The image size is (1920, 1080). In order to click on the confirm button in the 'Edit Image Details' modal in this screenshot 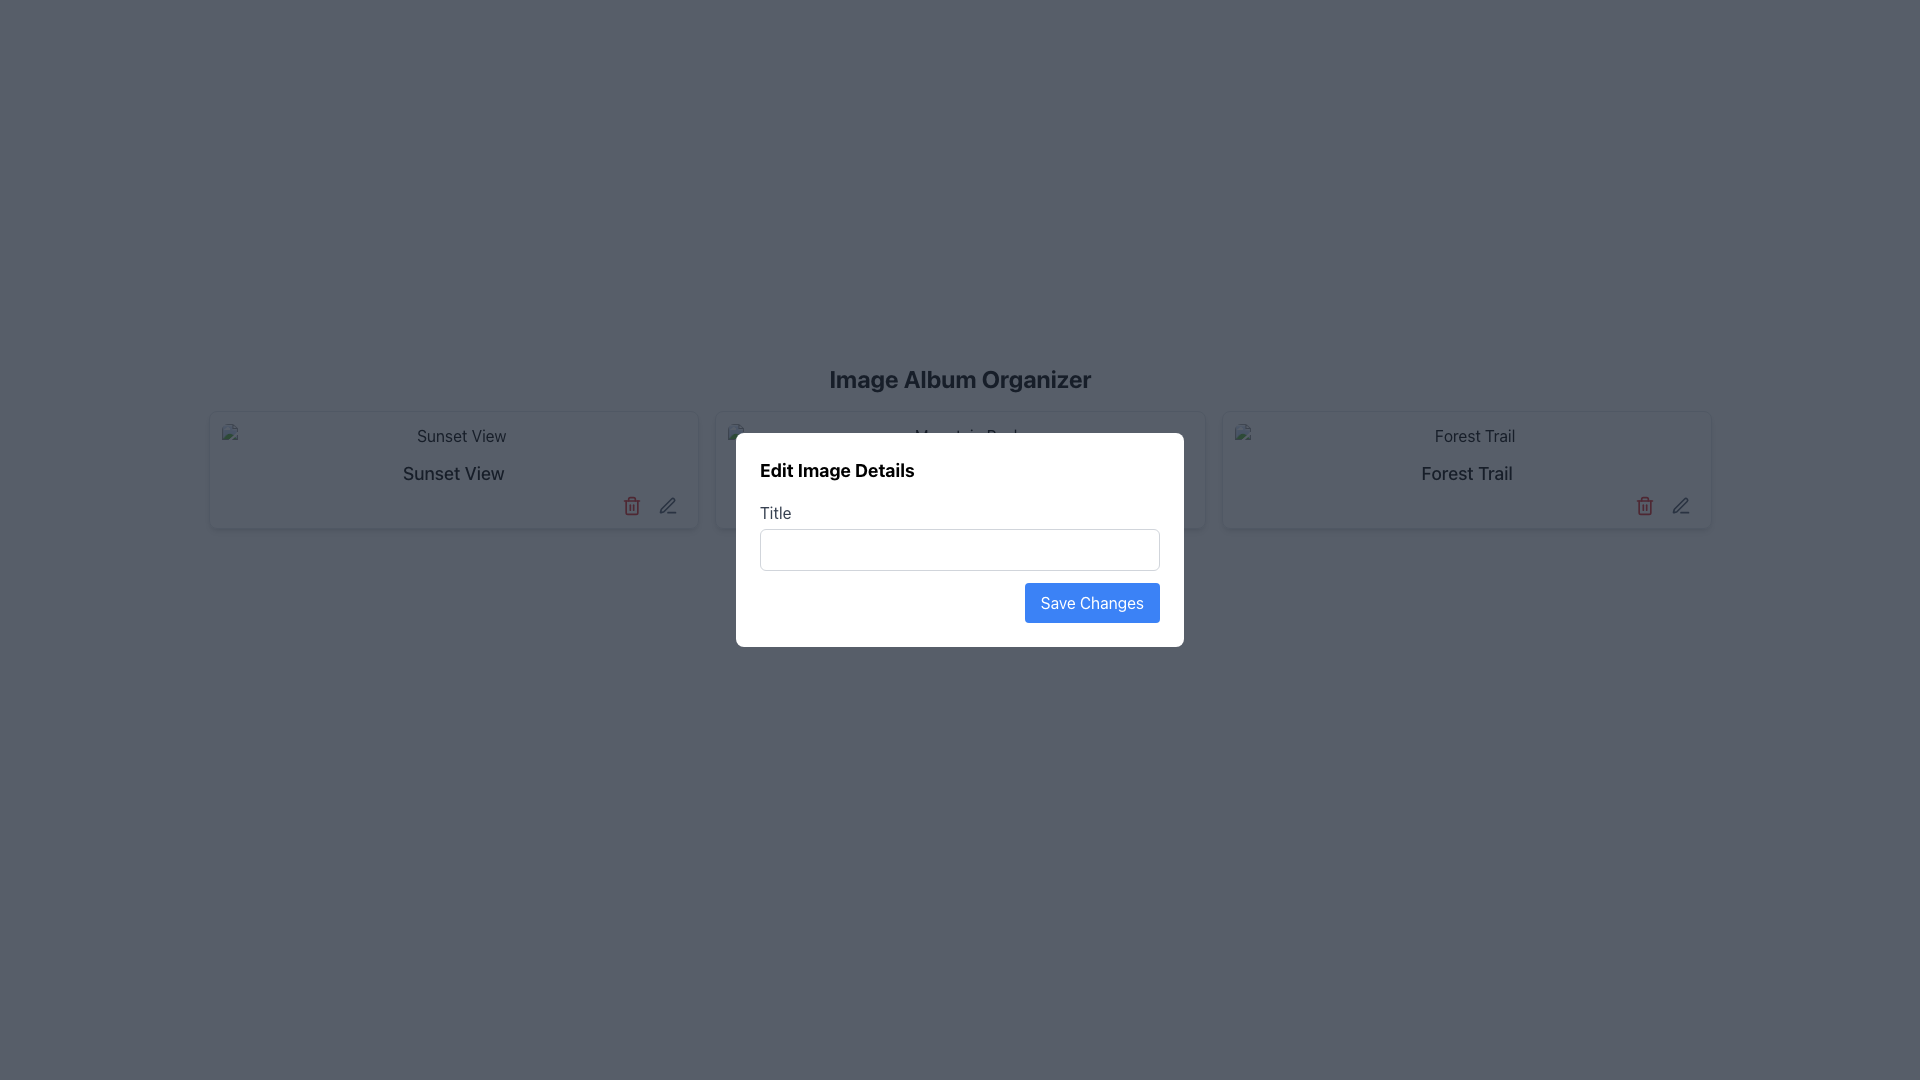, I will do `click(1091, 601)`.